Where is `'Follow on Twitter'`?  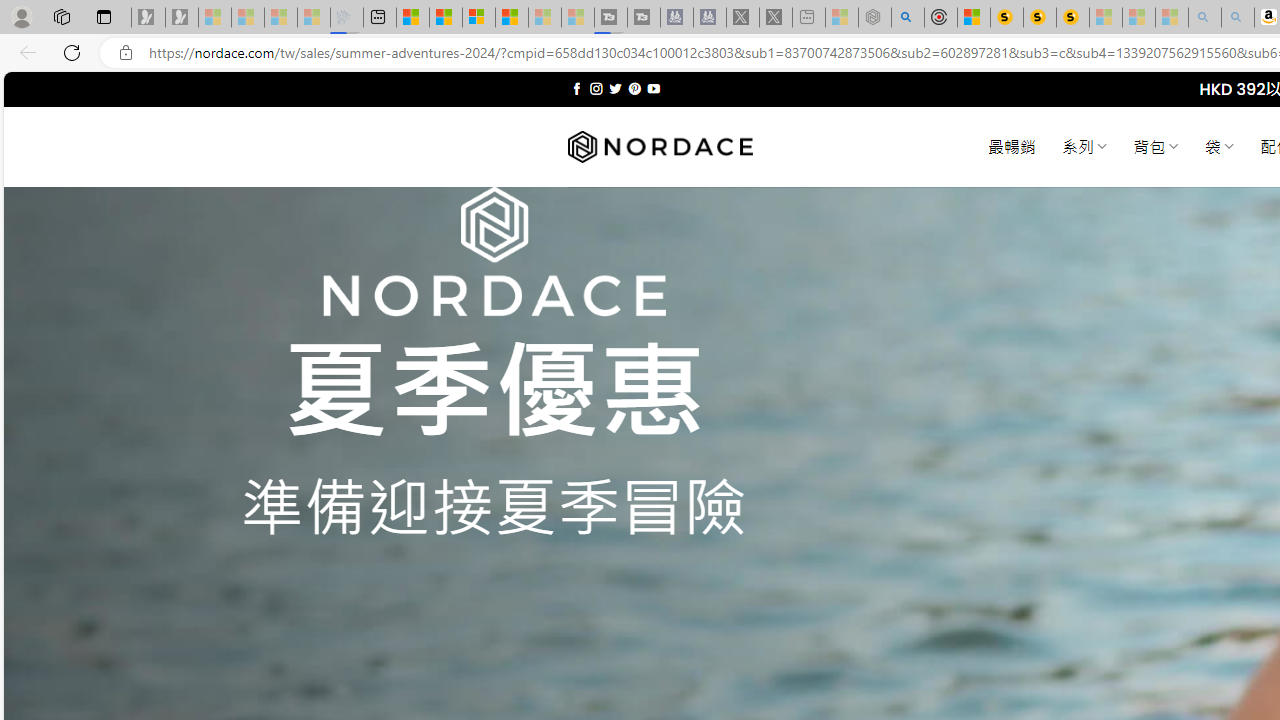
'Follow on Twitter' is located at coordinates (614, 88).